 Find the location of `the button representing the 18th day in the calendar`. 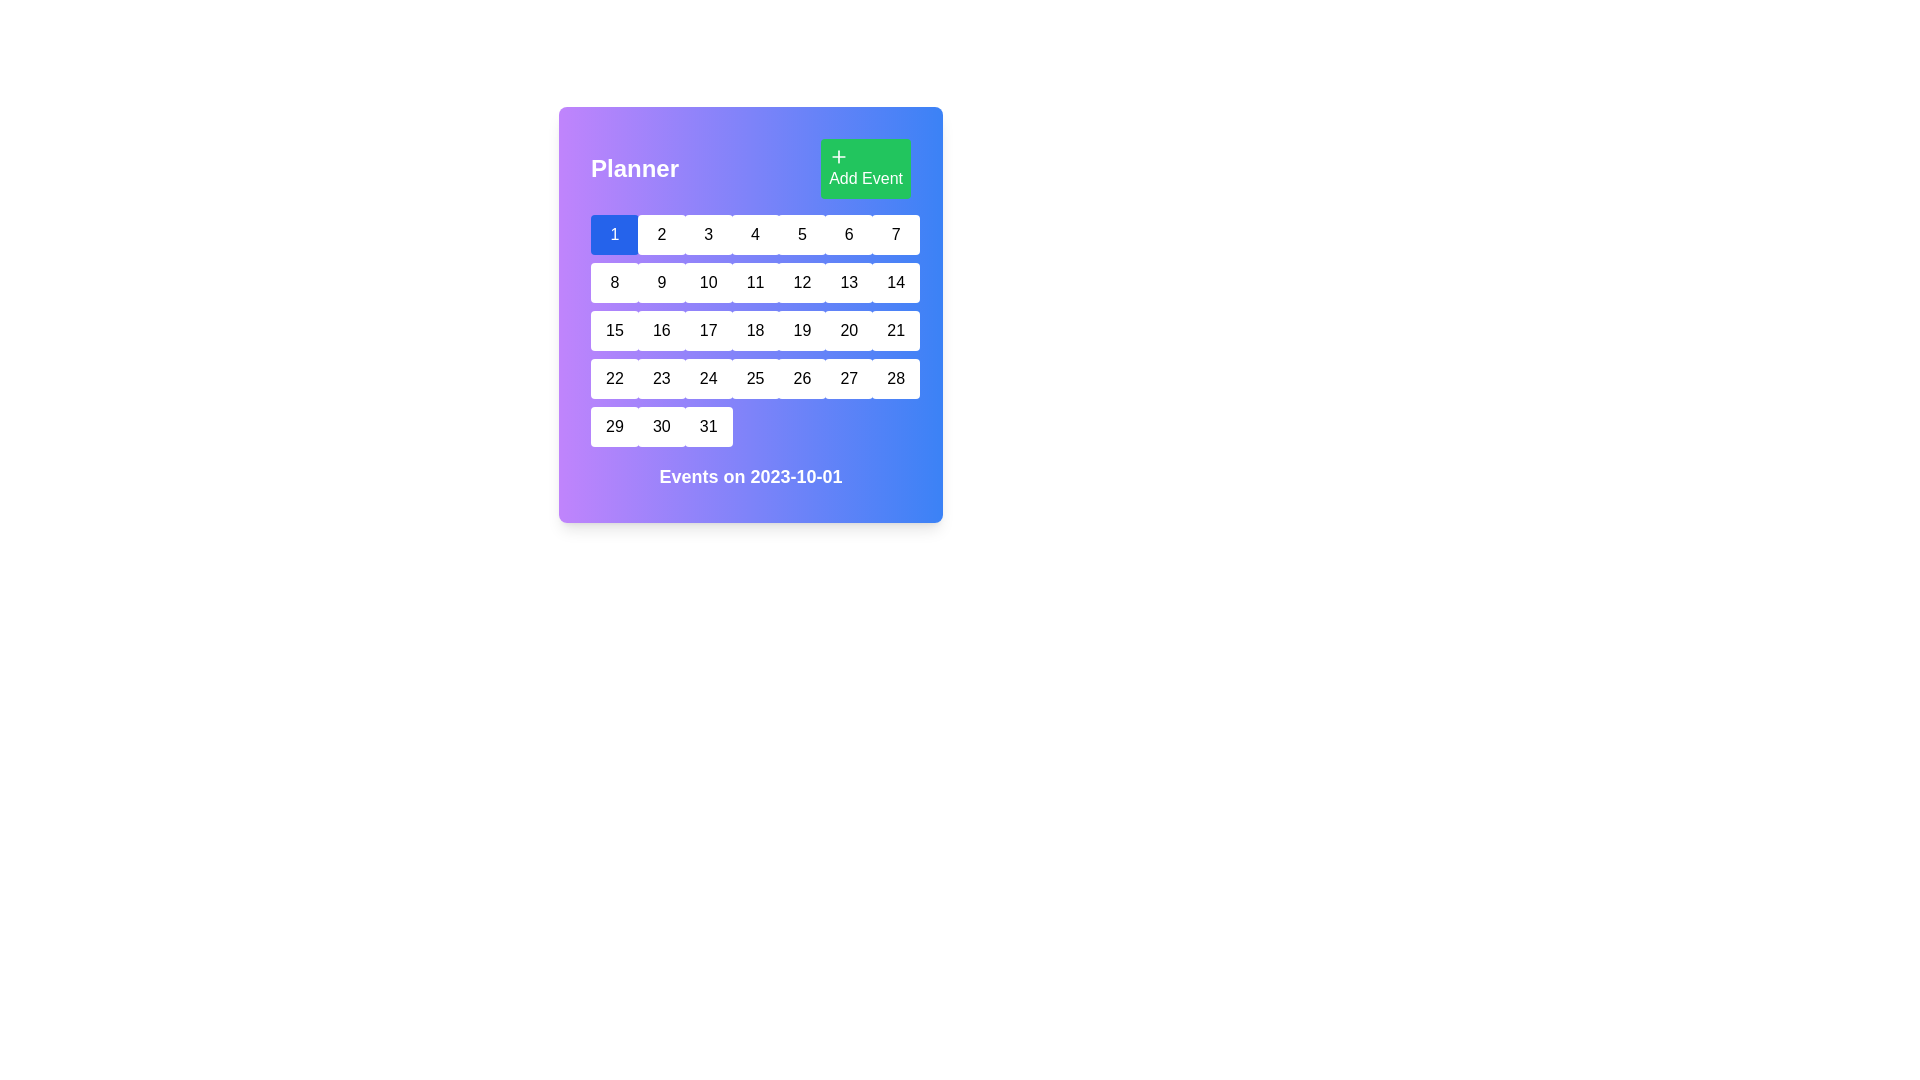

the button representing the 18th day in the calendar is located at coordinates (754, 330).